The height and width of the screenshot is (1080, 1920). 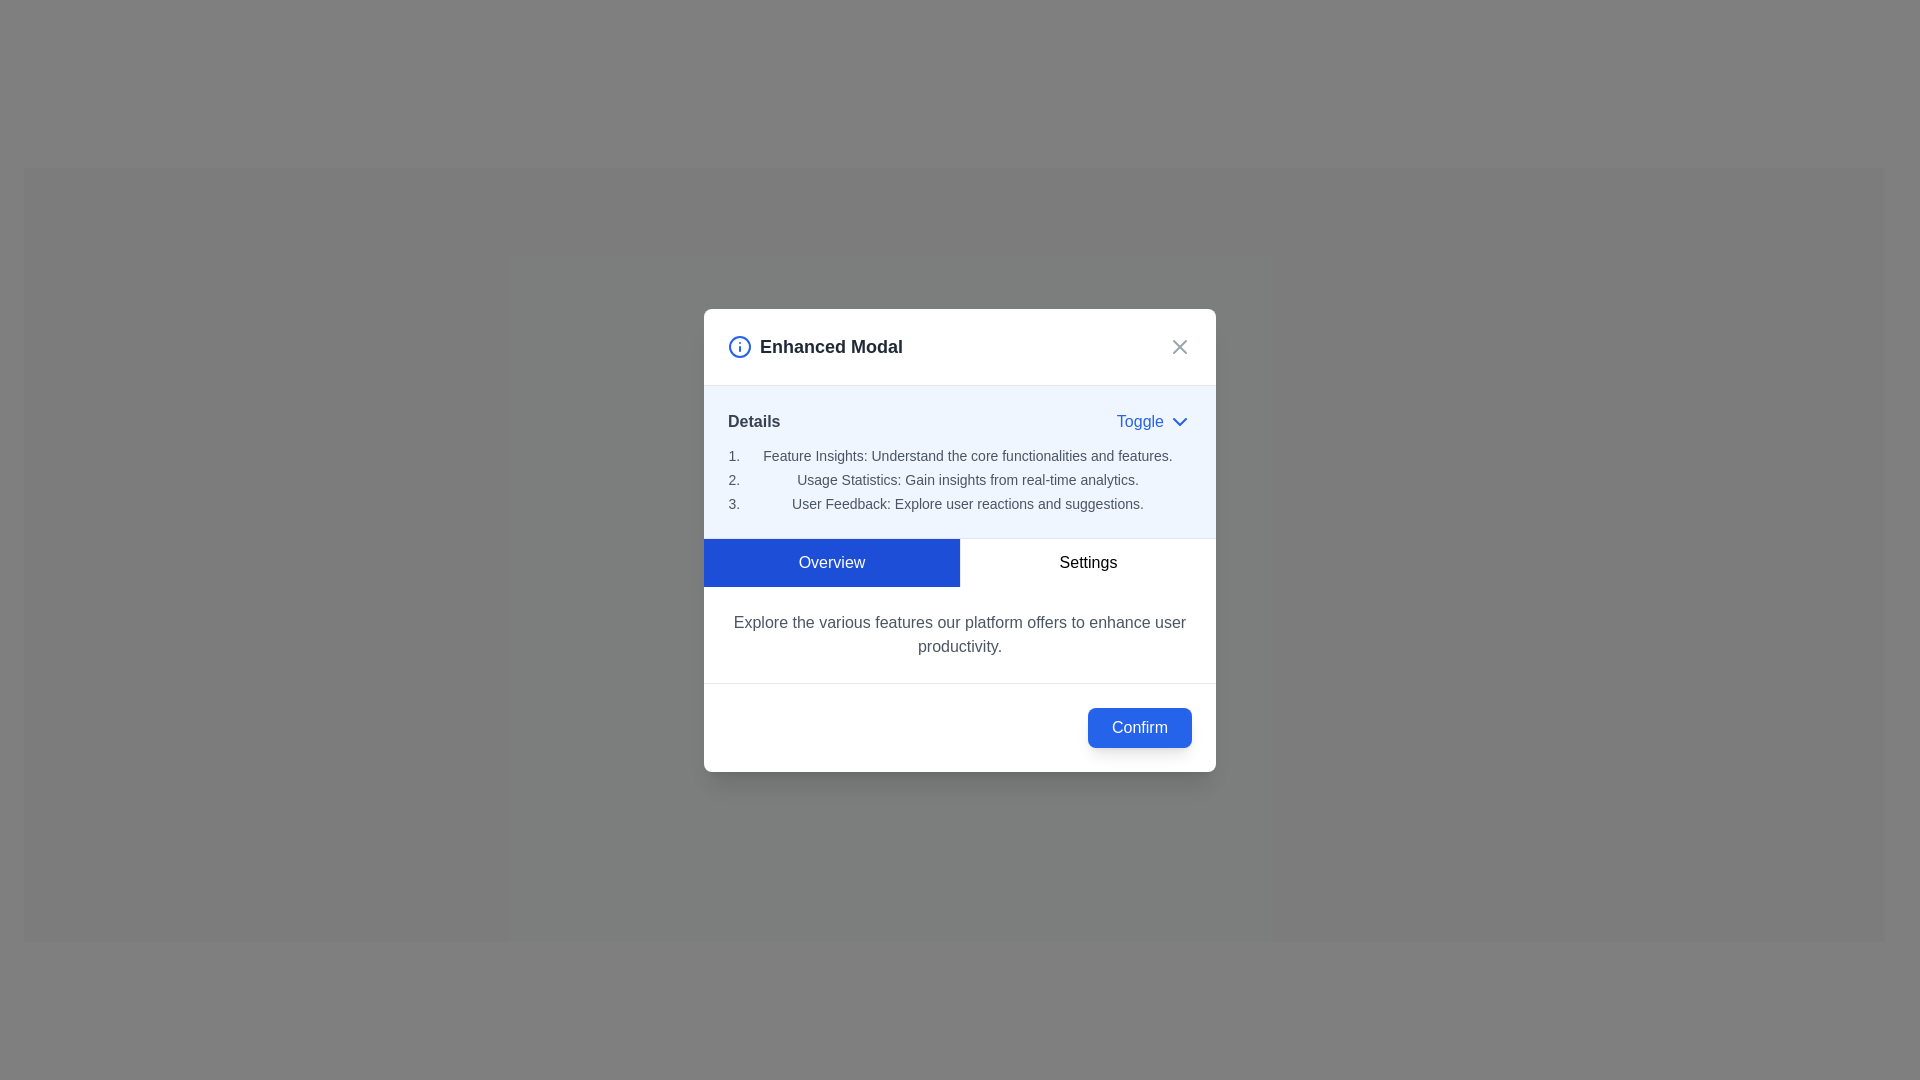 I want to click on the rightmost button in the modal interface, so click(x=1087, y=562).